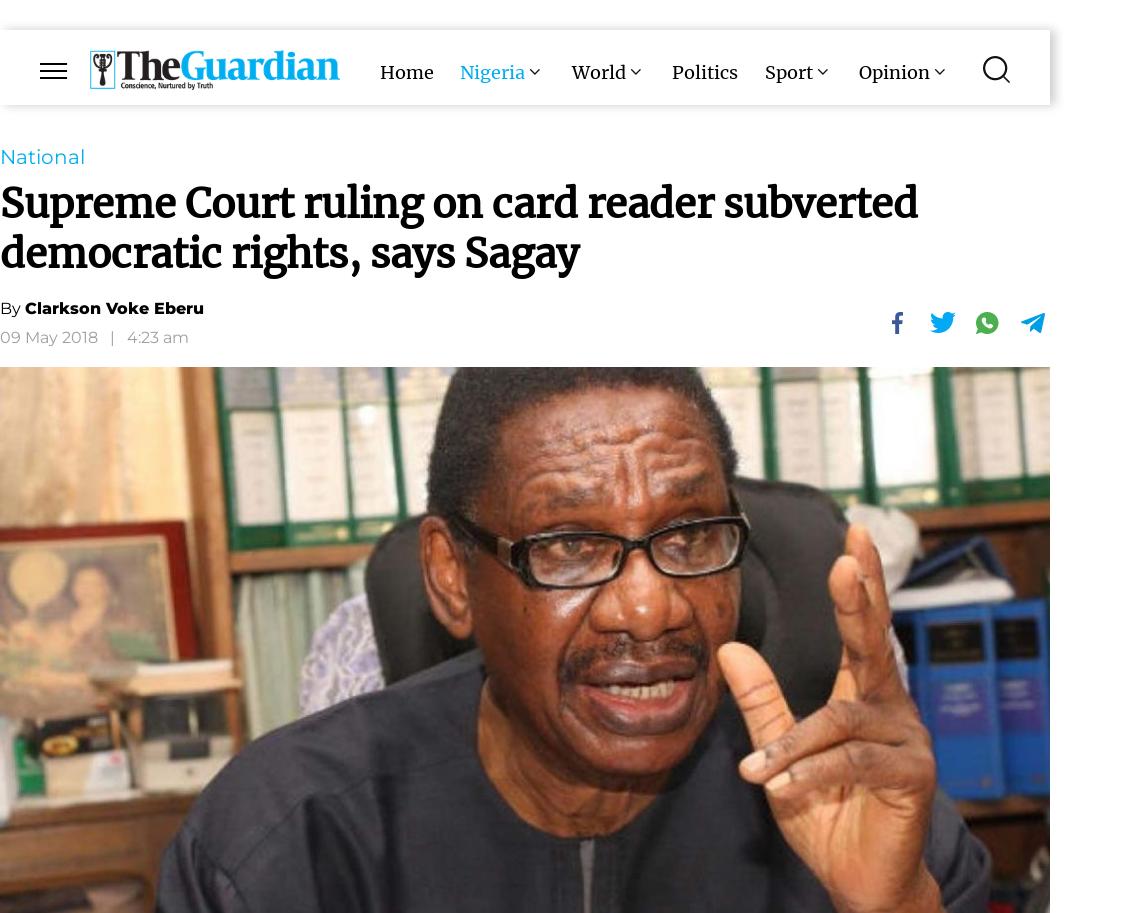 The image size is (1130, 913). I want to click on 'Nigeria', so click(491, 70).